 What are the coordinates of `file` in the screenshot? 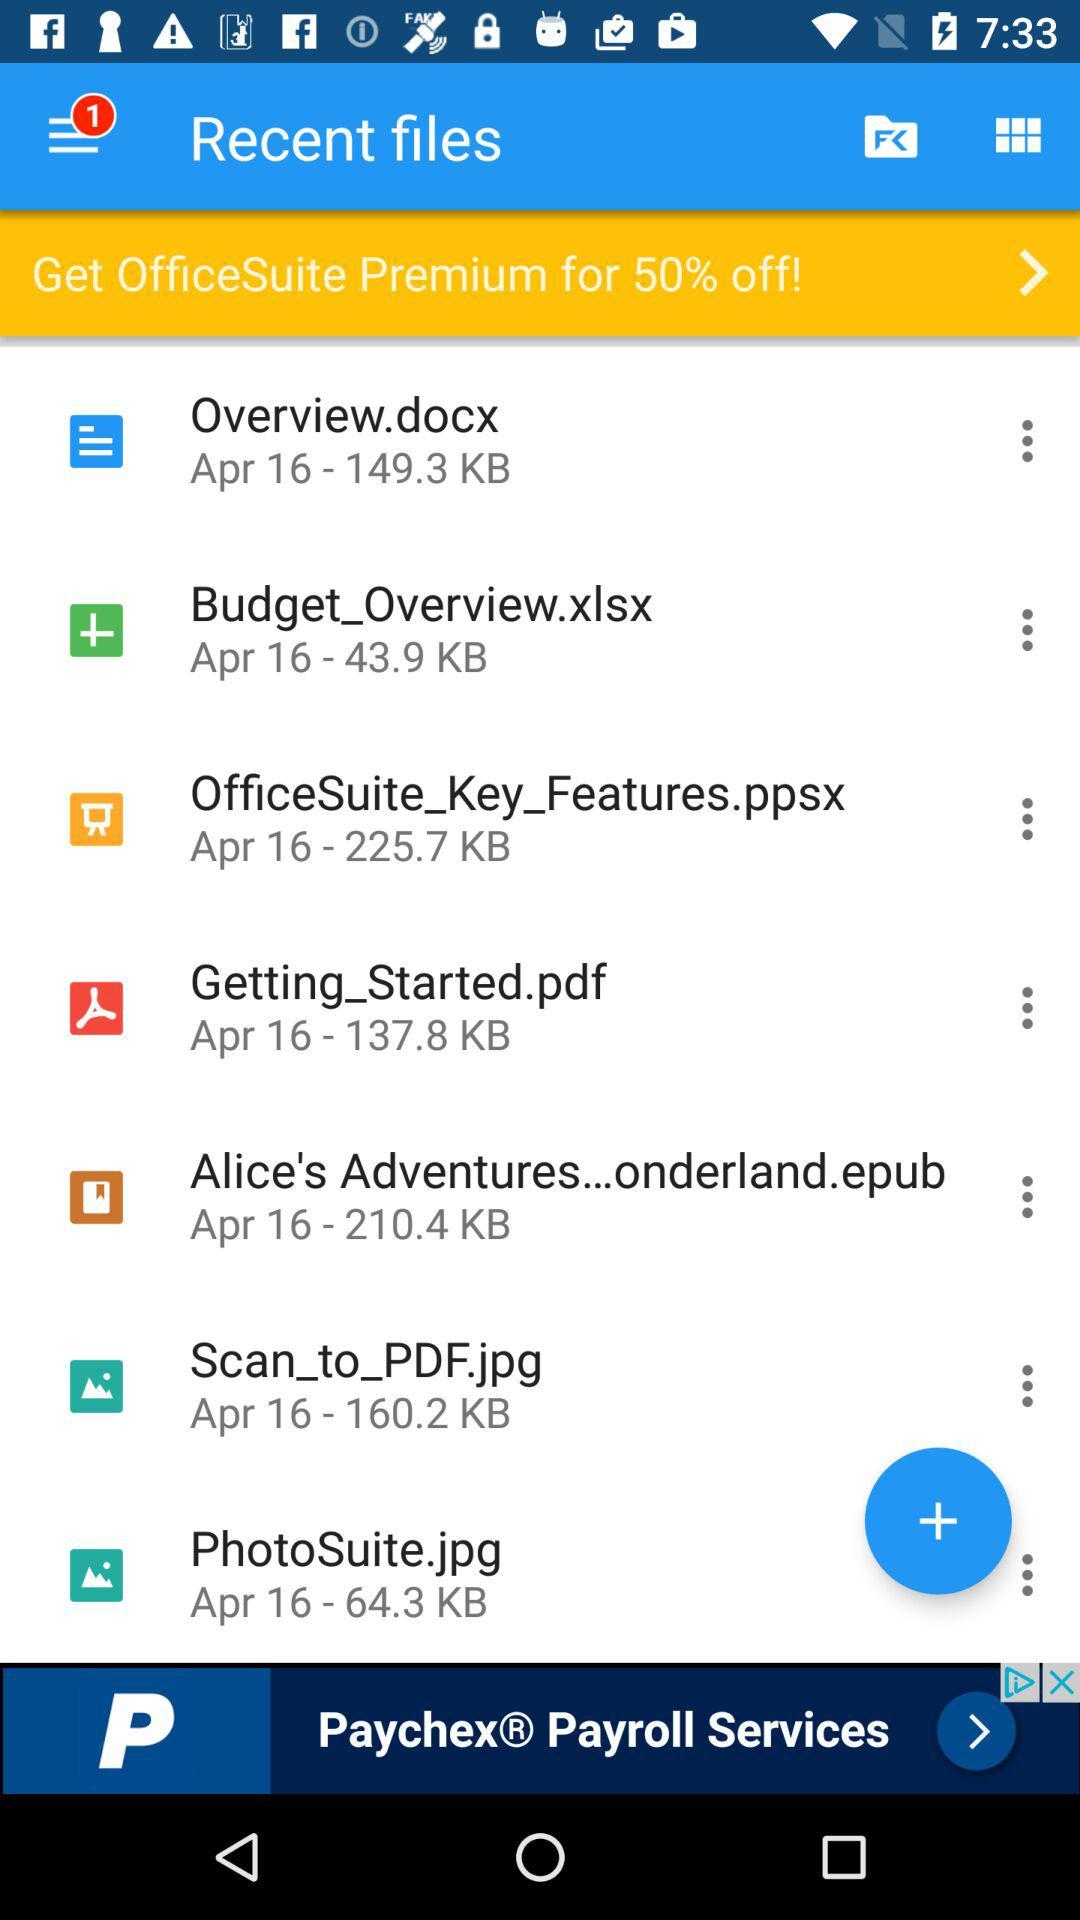 It's located at (938, 1520).